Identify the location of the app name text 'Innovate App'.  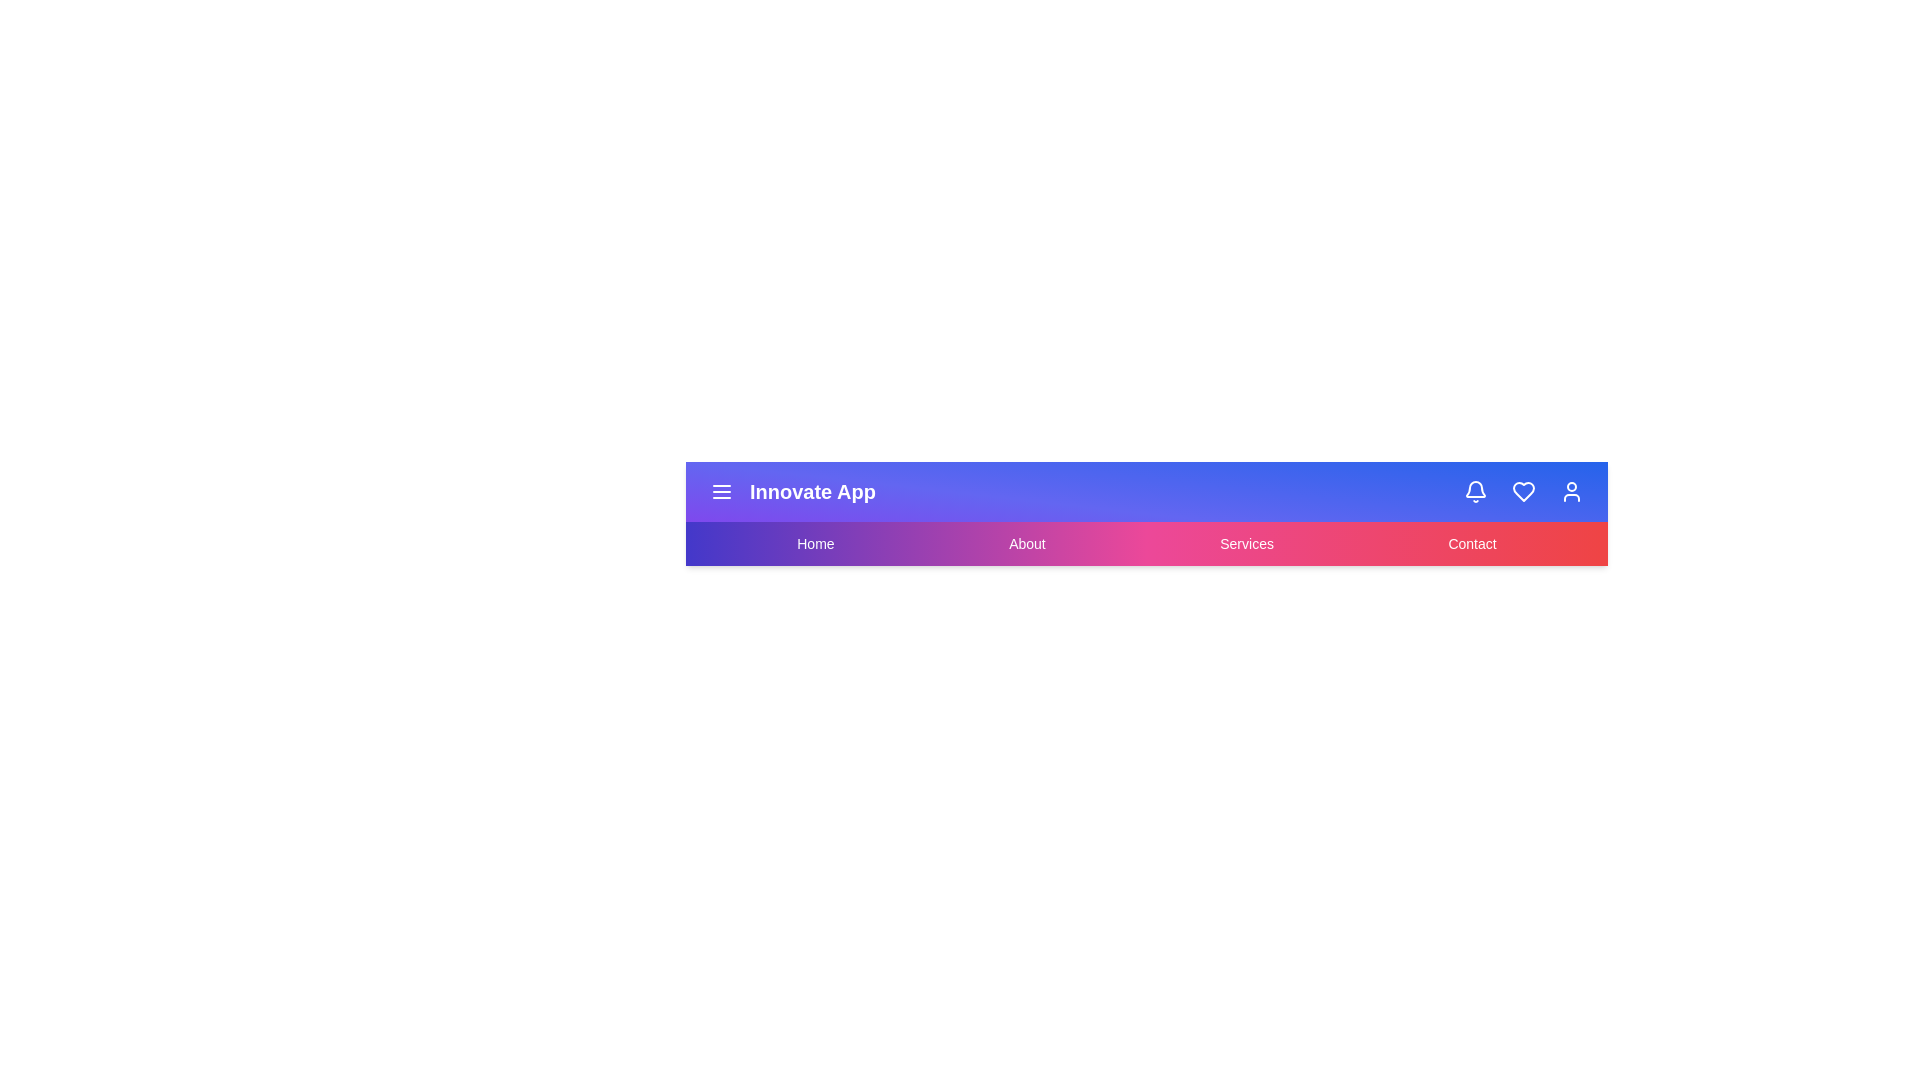
(812, 492).